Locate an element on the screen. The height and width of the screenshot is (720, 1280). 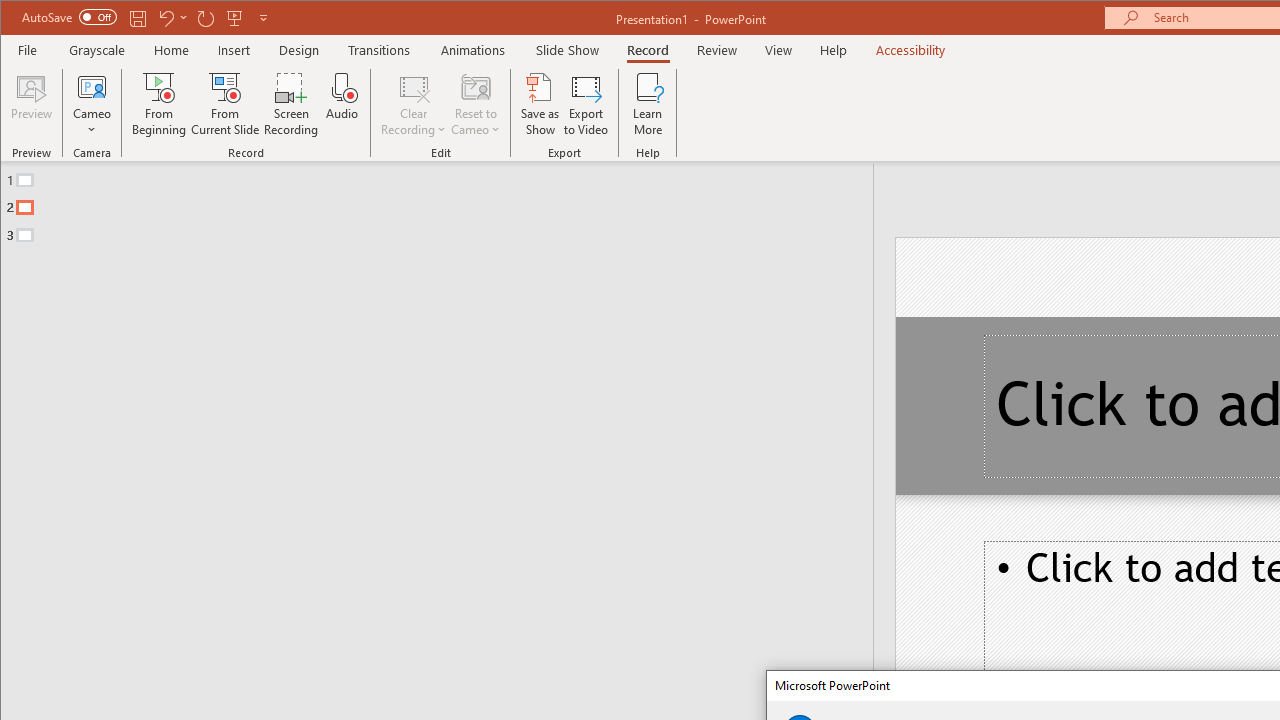
'Grayscale' is located at coordinates (96, 49).